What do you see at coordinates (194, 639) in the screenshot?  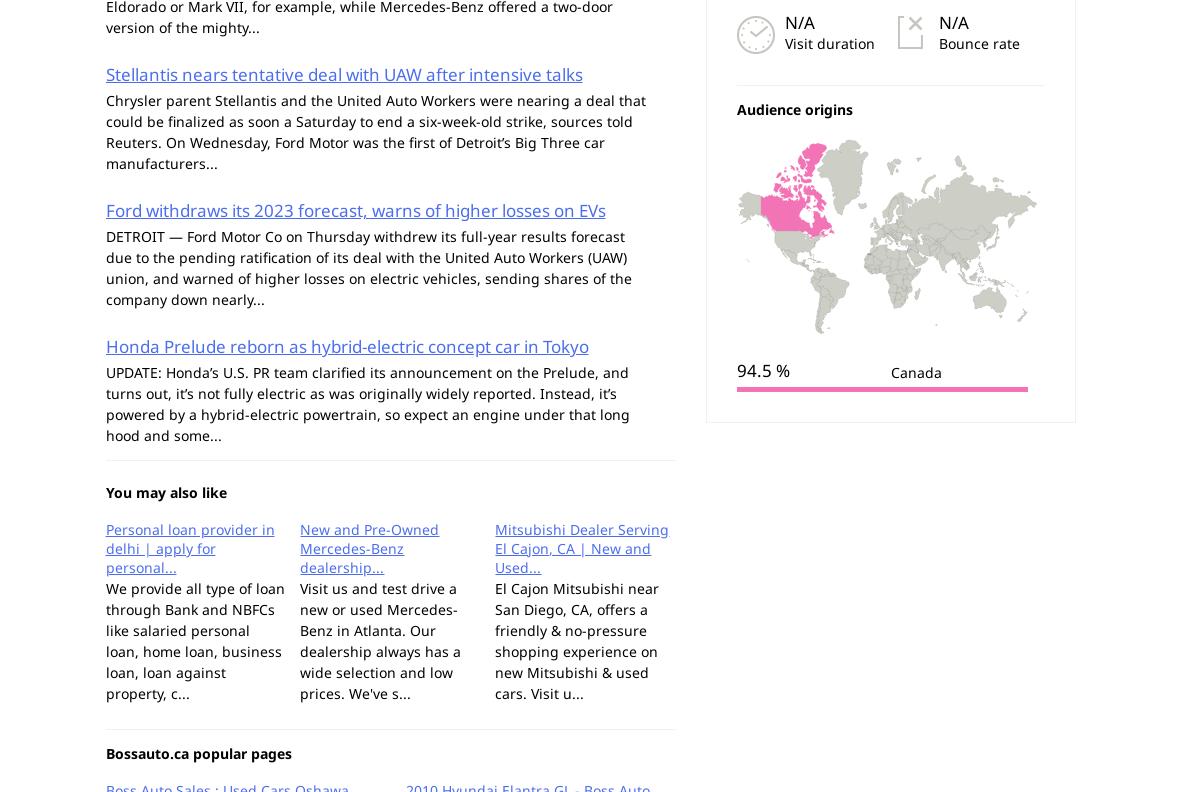 I see `'We provide all type of loan through Bank and NBFCs like salaried personal loan, home loan, business loan, loan against property, c...'` at bounding box center [194, 639].